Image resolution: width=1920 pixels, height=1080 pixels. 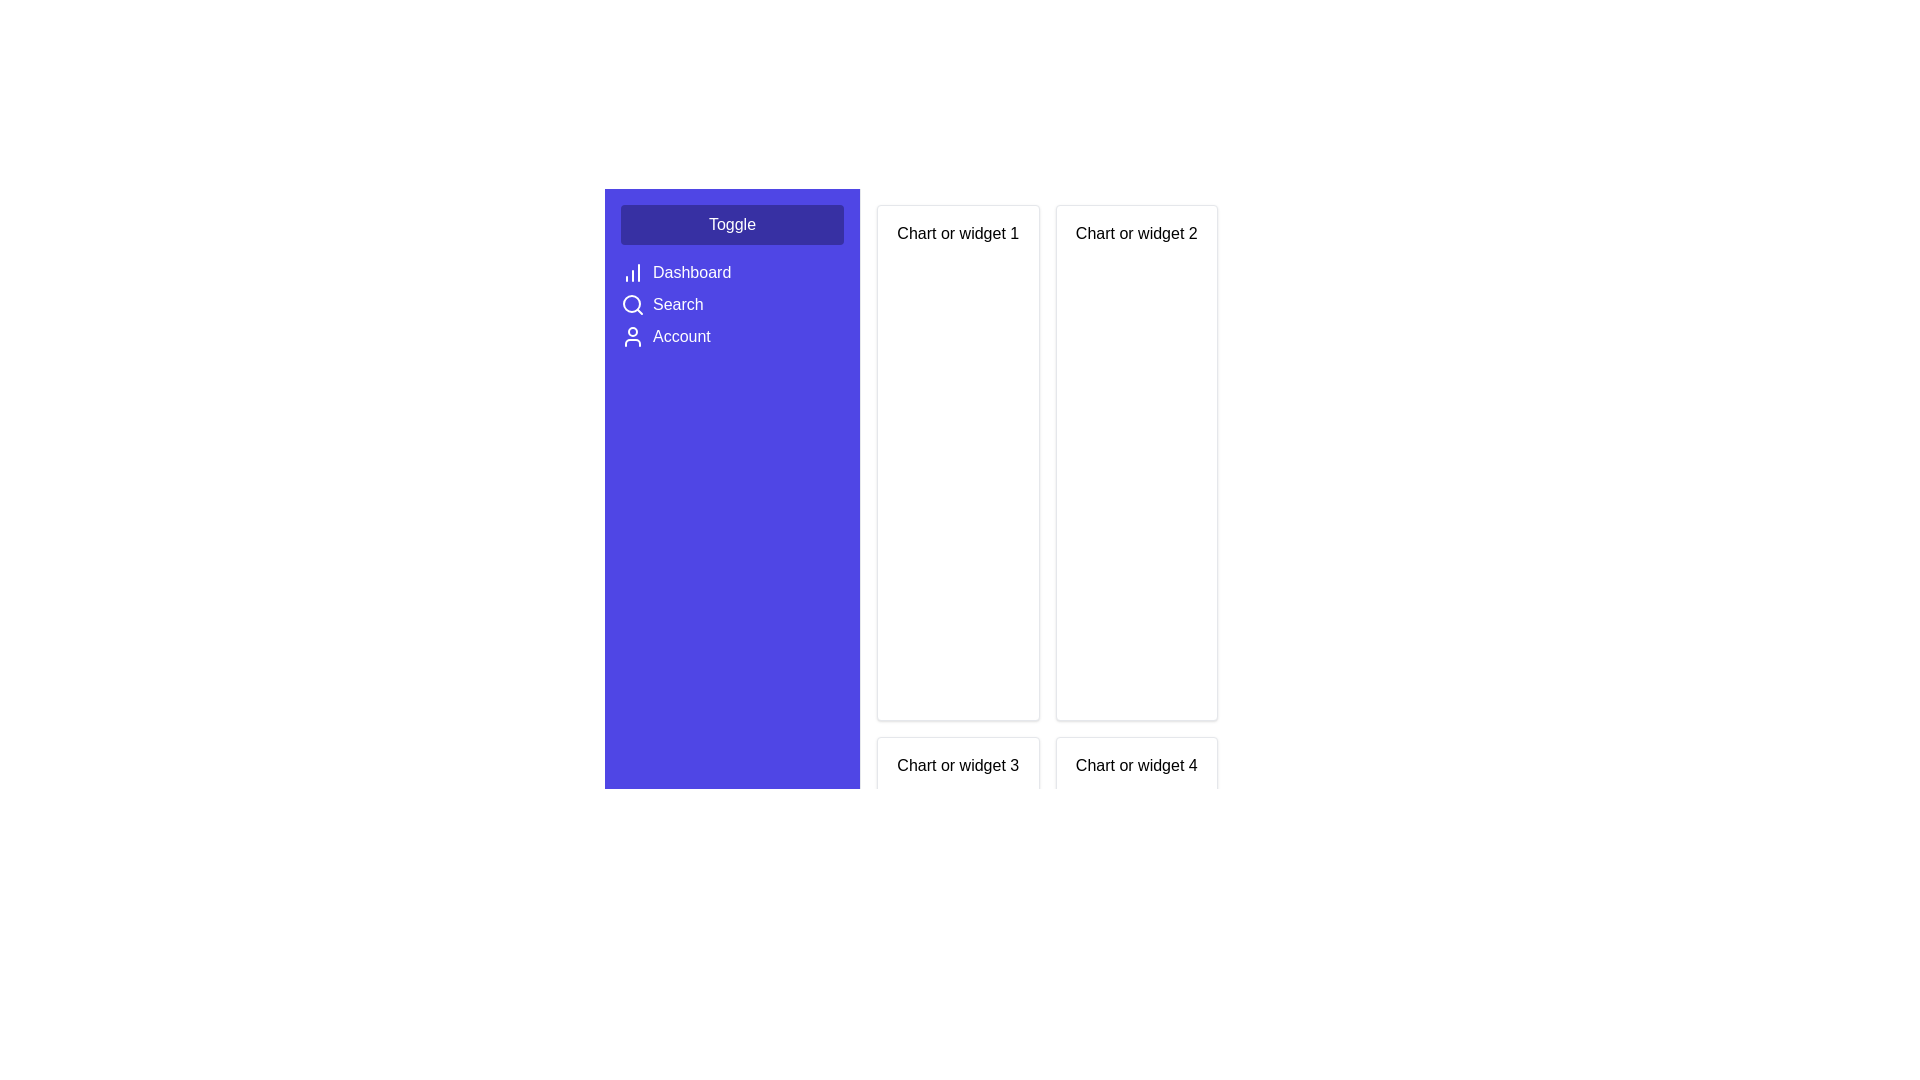 What do you see at coordinates (632, 273) in the screenshot?
I see `the icon depicting increasing vertical bars, which is located on the left sidebar immediately to the left of the text 'Dashboard.'` at bounding box center [632, 273].